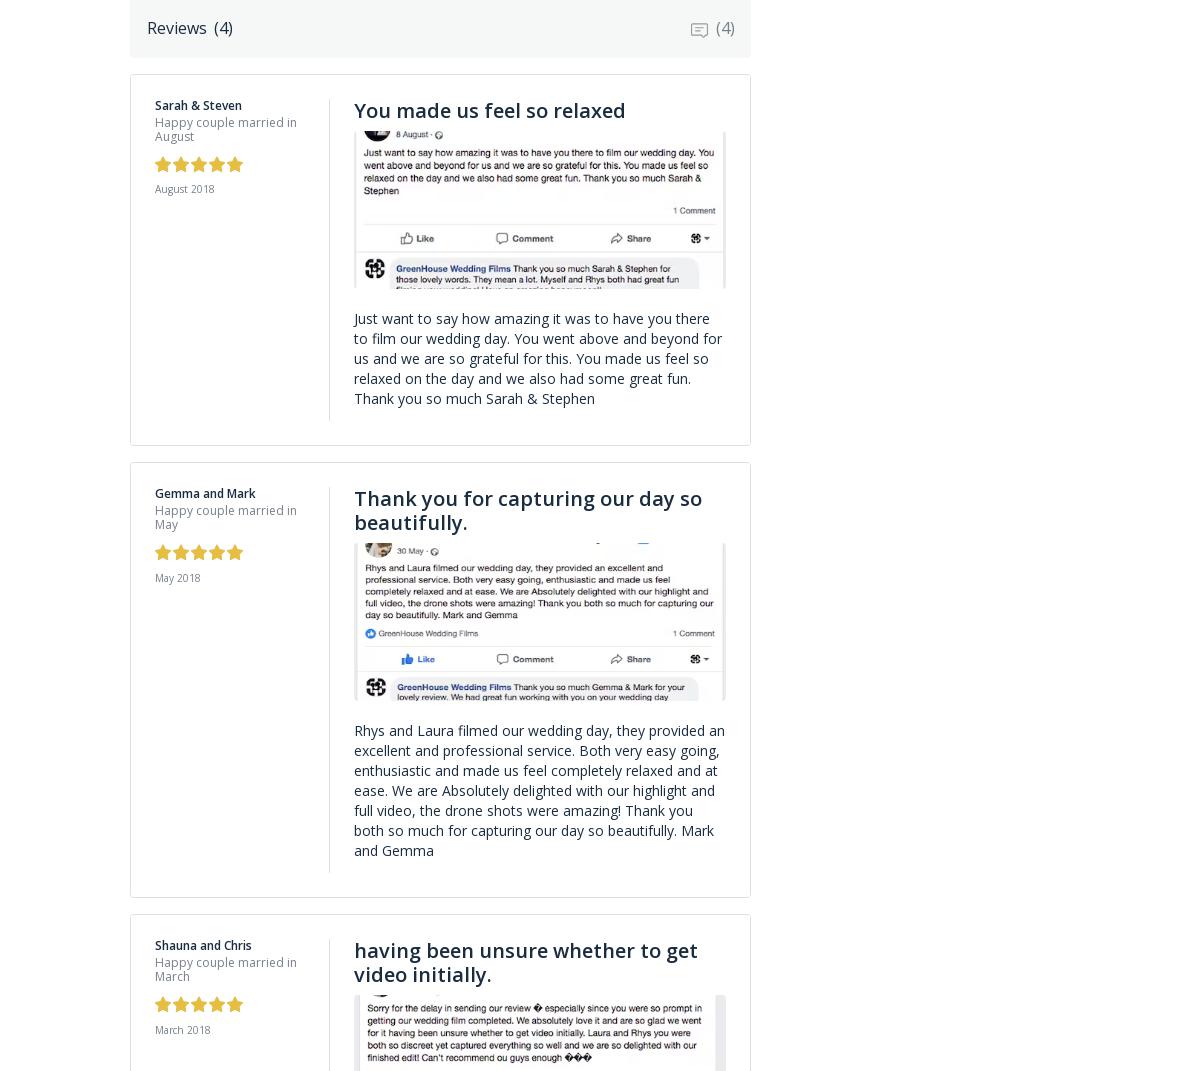 This screenshot has height=1071, width=1200. Describe the element at coordinates (202, 944) in the screenshot. I see `'Shauna and Chris'` at that location.